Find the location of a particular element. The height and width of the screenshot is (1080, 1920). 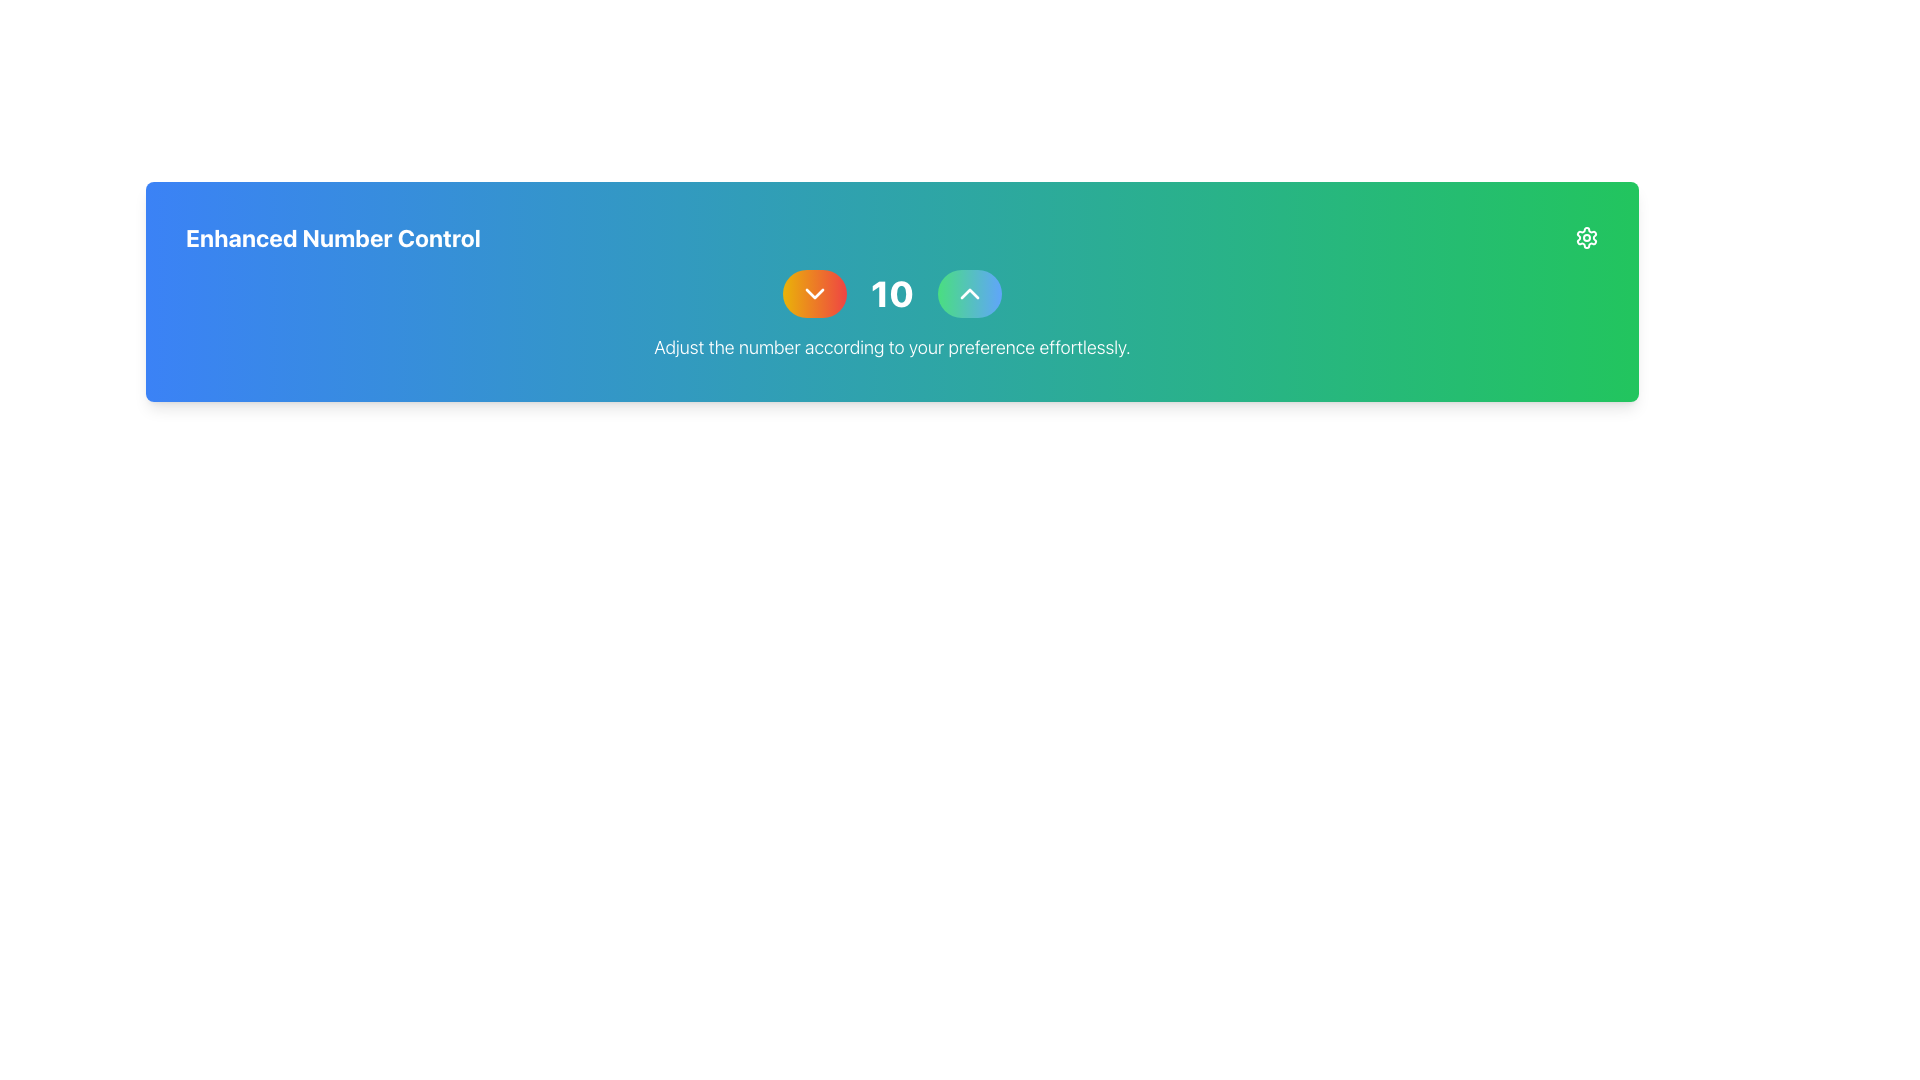

the decrement icon located inside the right circular button near the value '10' is located at coordinates (815, 293).